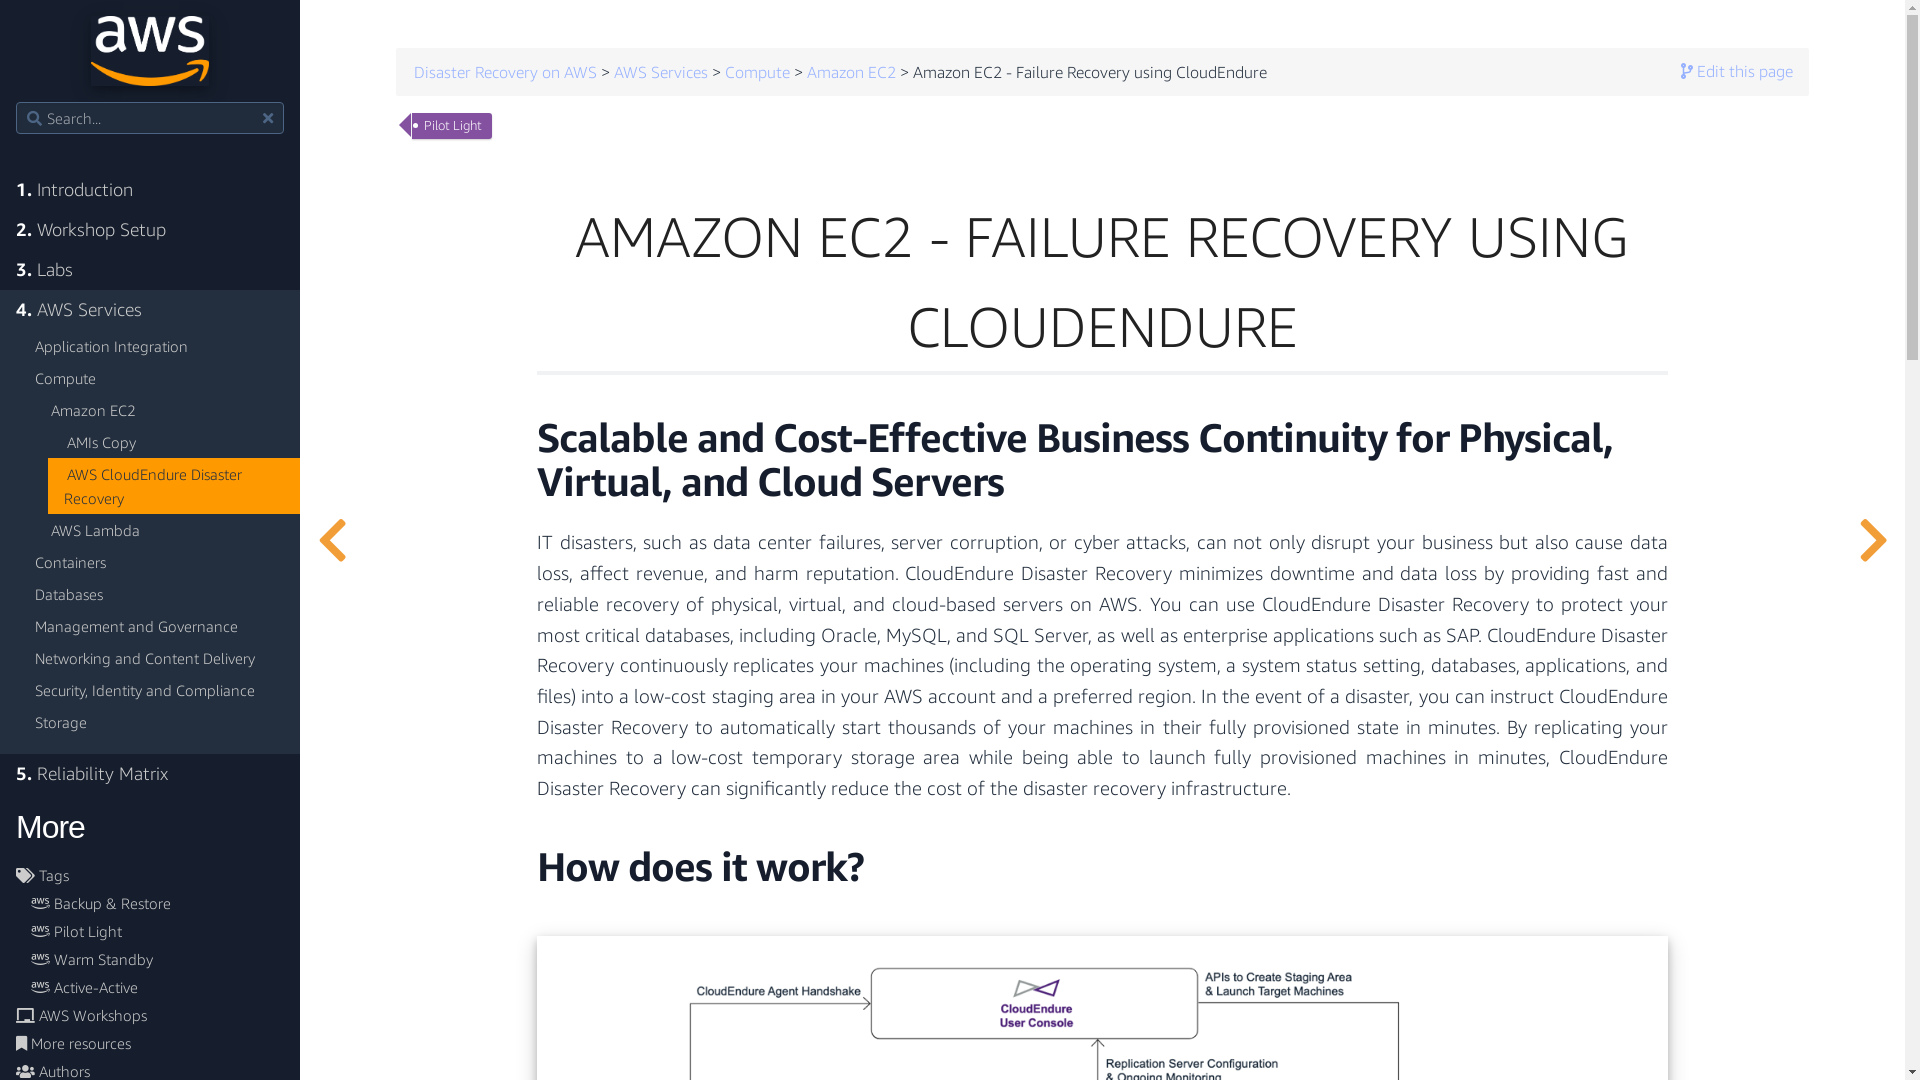 This screenshot has width=1920, height=1080. Describe the element at coordinates (15, 270) in the screenshot. I see `'3. Labs'` at that location.